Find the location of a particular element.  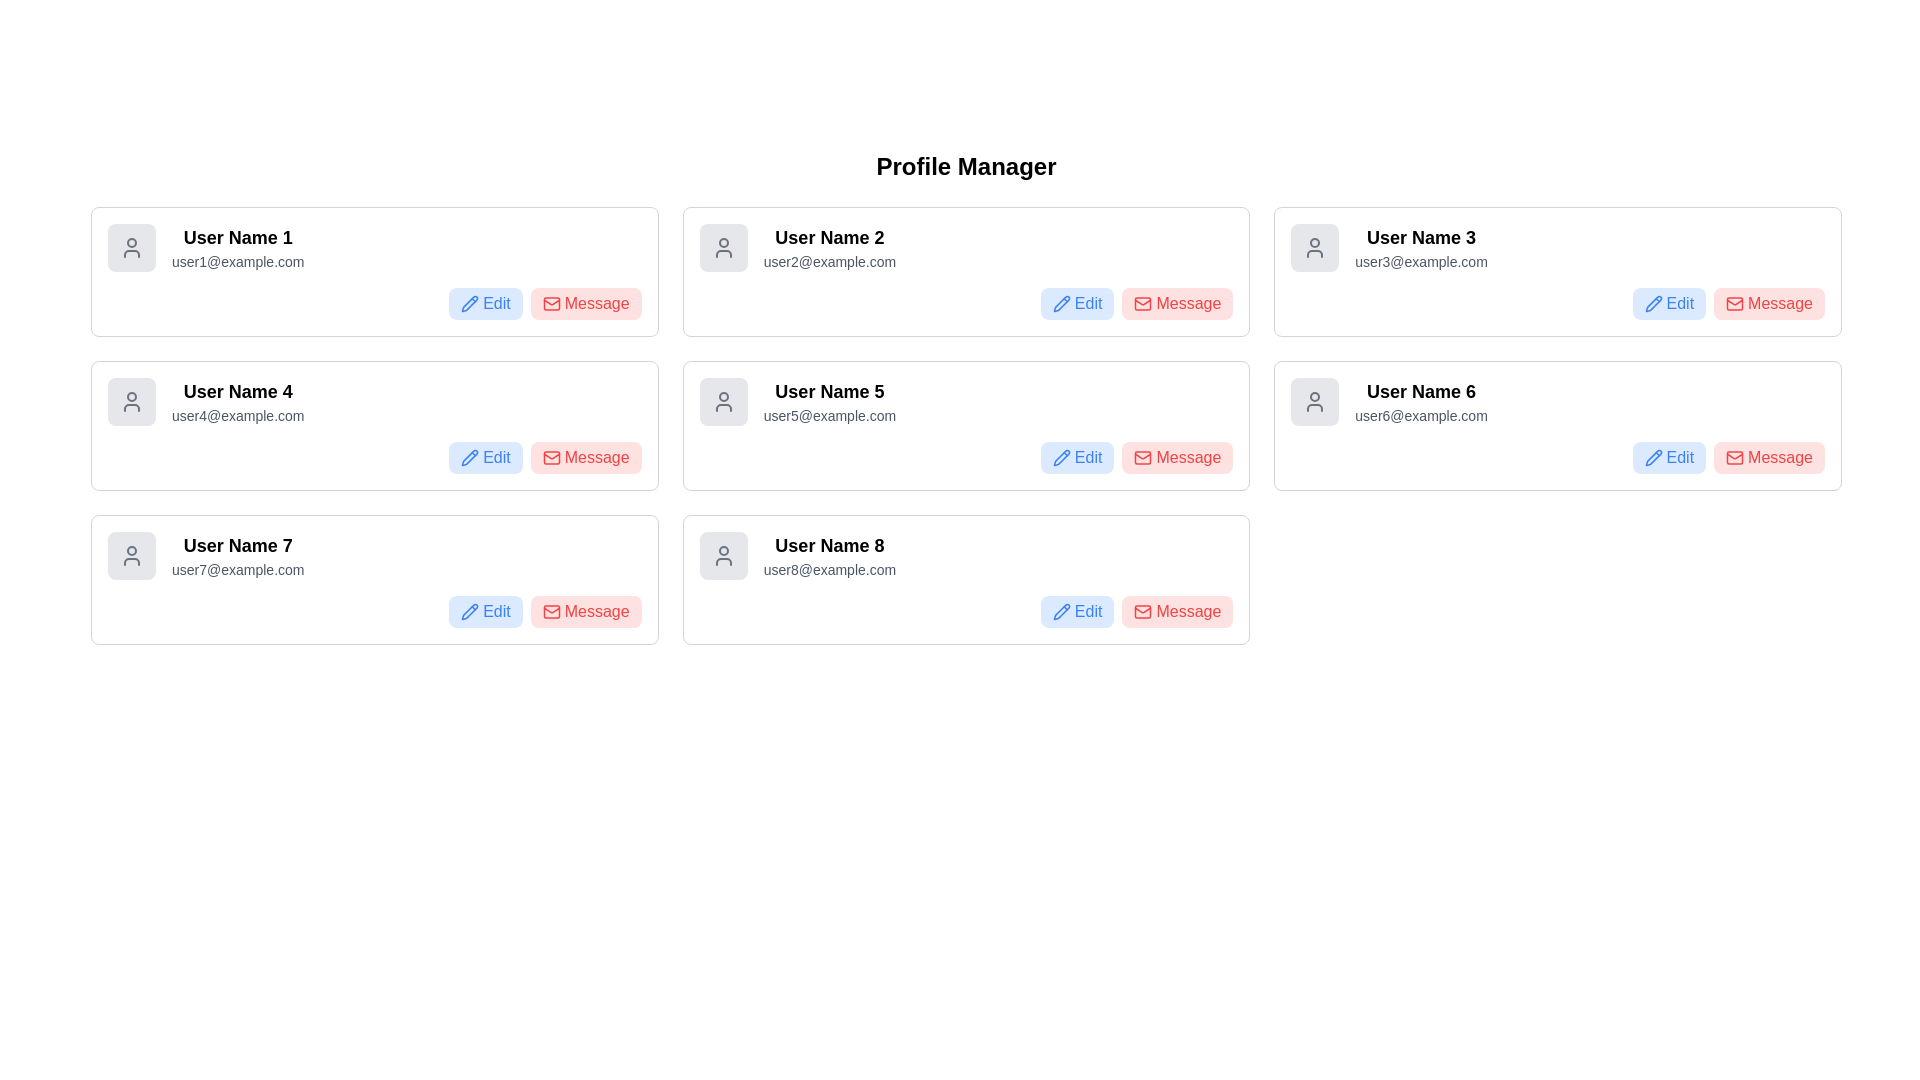

the user icon located in the user profile card labeled 'User Name 3' in the top-right area of the interface is located at coordinates (1315, 246).